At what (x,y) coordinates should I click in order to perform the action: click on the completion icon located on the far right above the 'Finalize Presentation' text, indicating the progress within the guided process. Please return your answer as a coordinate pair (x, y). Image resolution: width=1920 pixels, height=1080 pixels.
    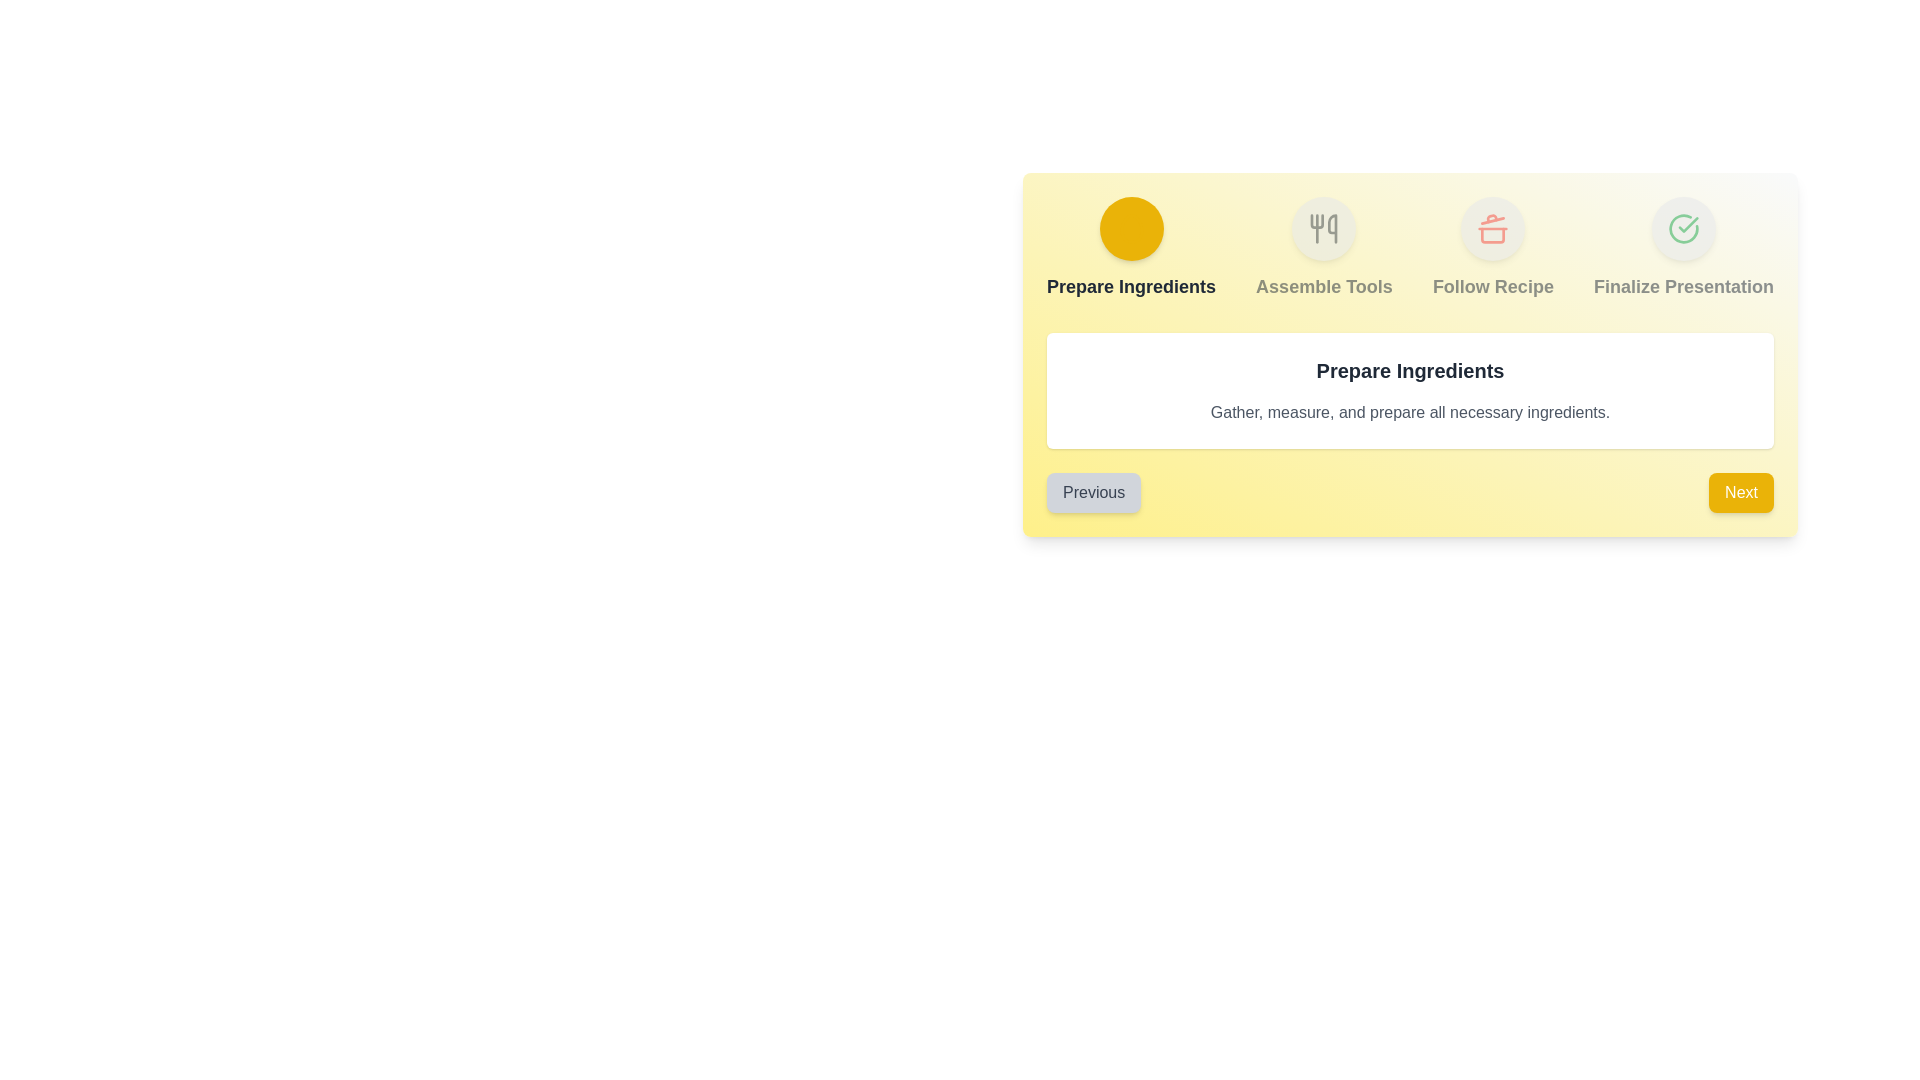
    Looking at the image, I should click on (1683, 227).